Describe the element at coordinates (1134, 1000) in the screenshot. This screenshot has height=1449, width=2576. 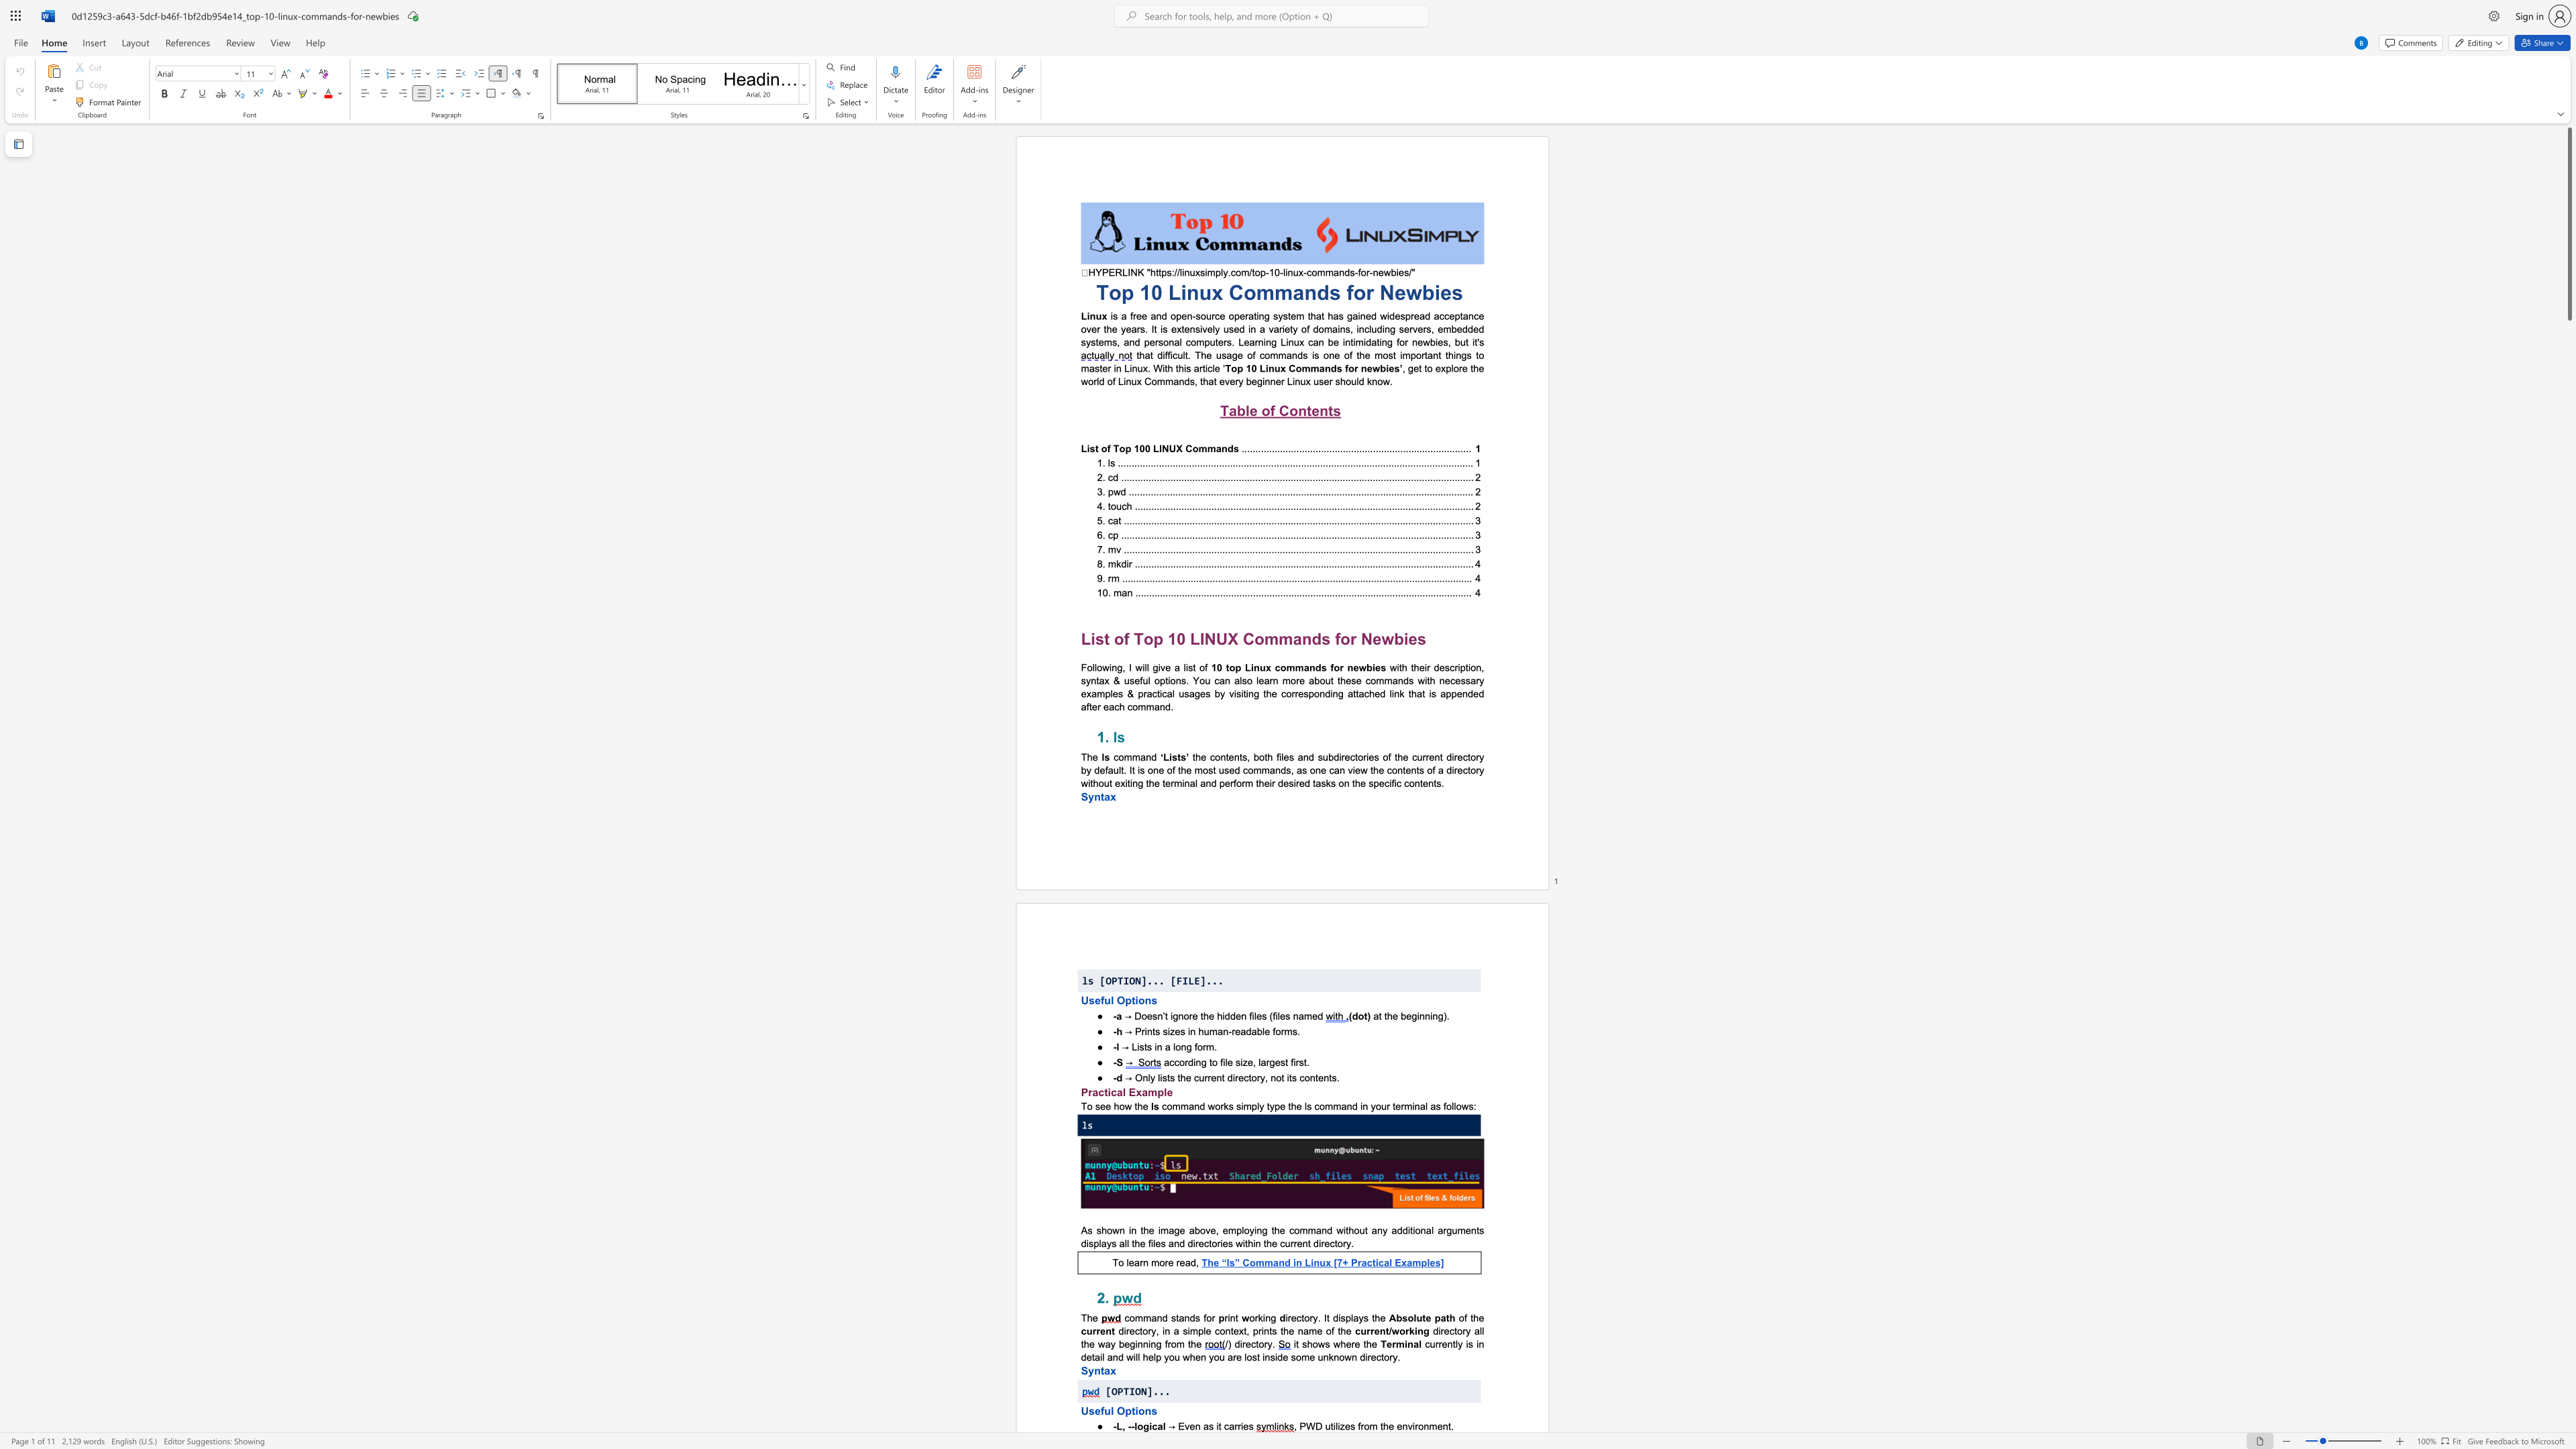
I see `the subset text "ions" within the text "Useful Options"` at that location.